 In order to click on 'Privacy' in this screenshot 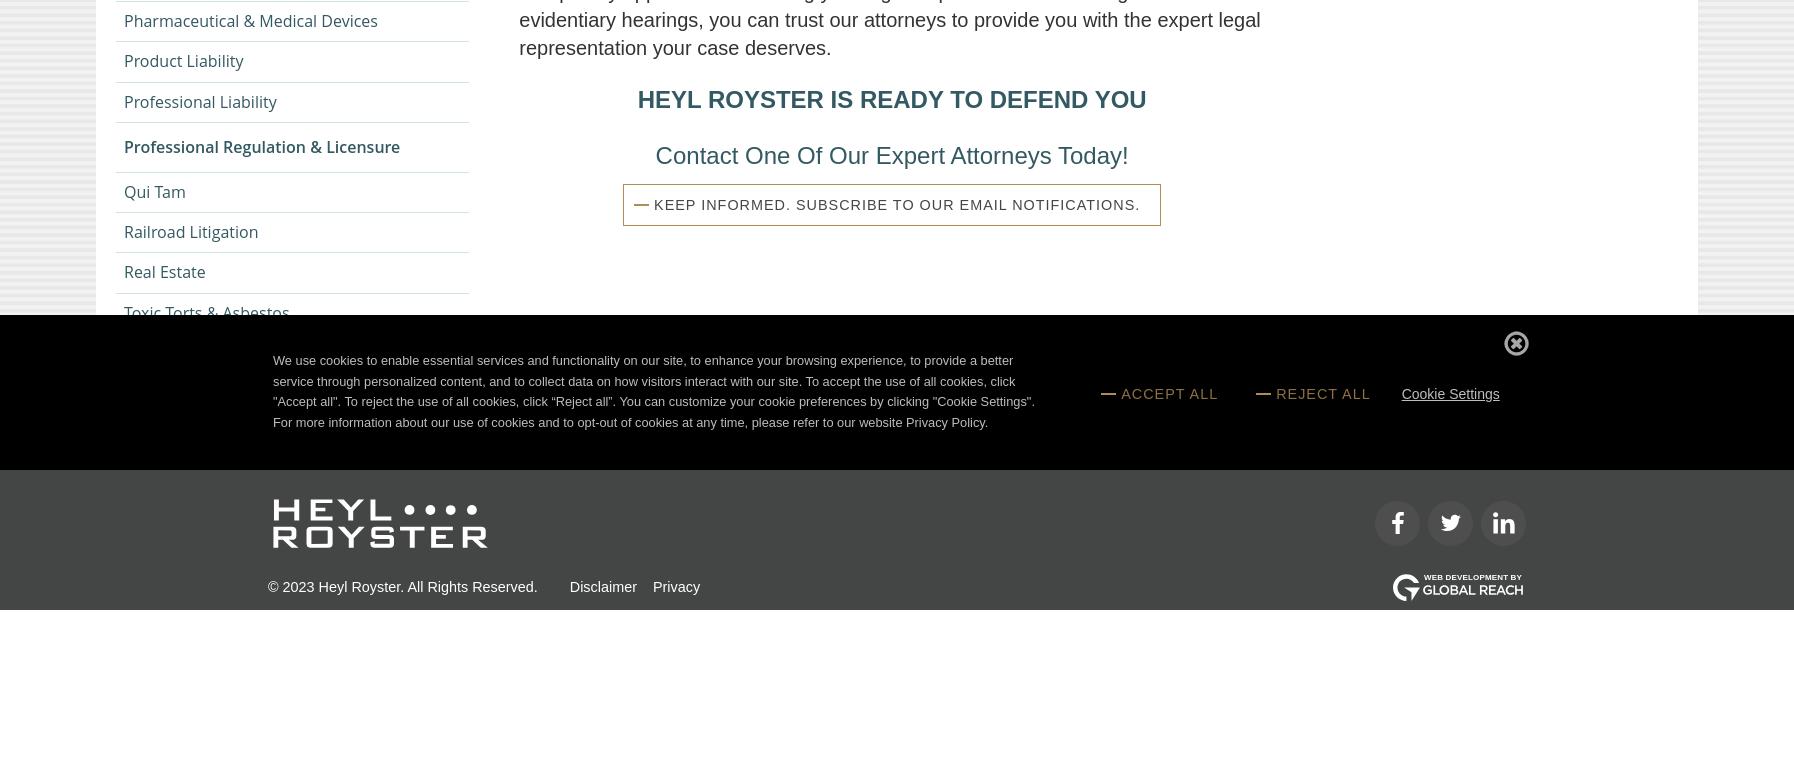, I will do `click(675, 586)`.